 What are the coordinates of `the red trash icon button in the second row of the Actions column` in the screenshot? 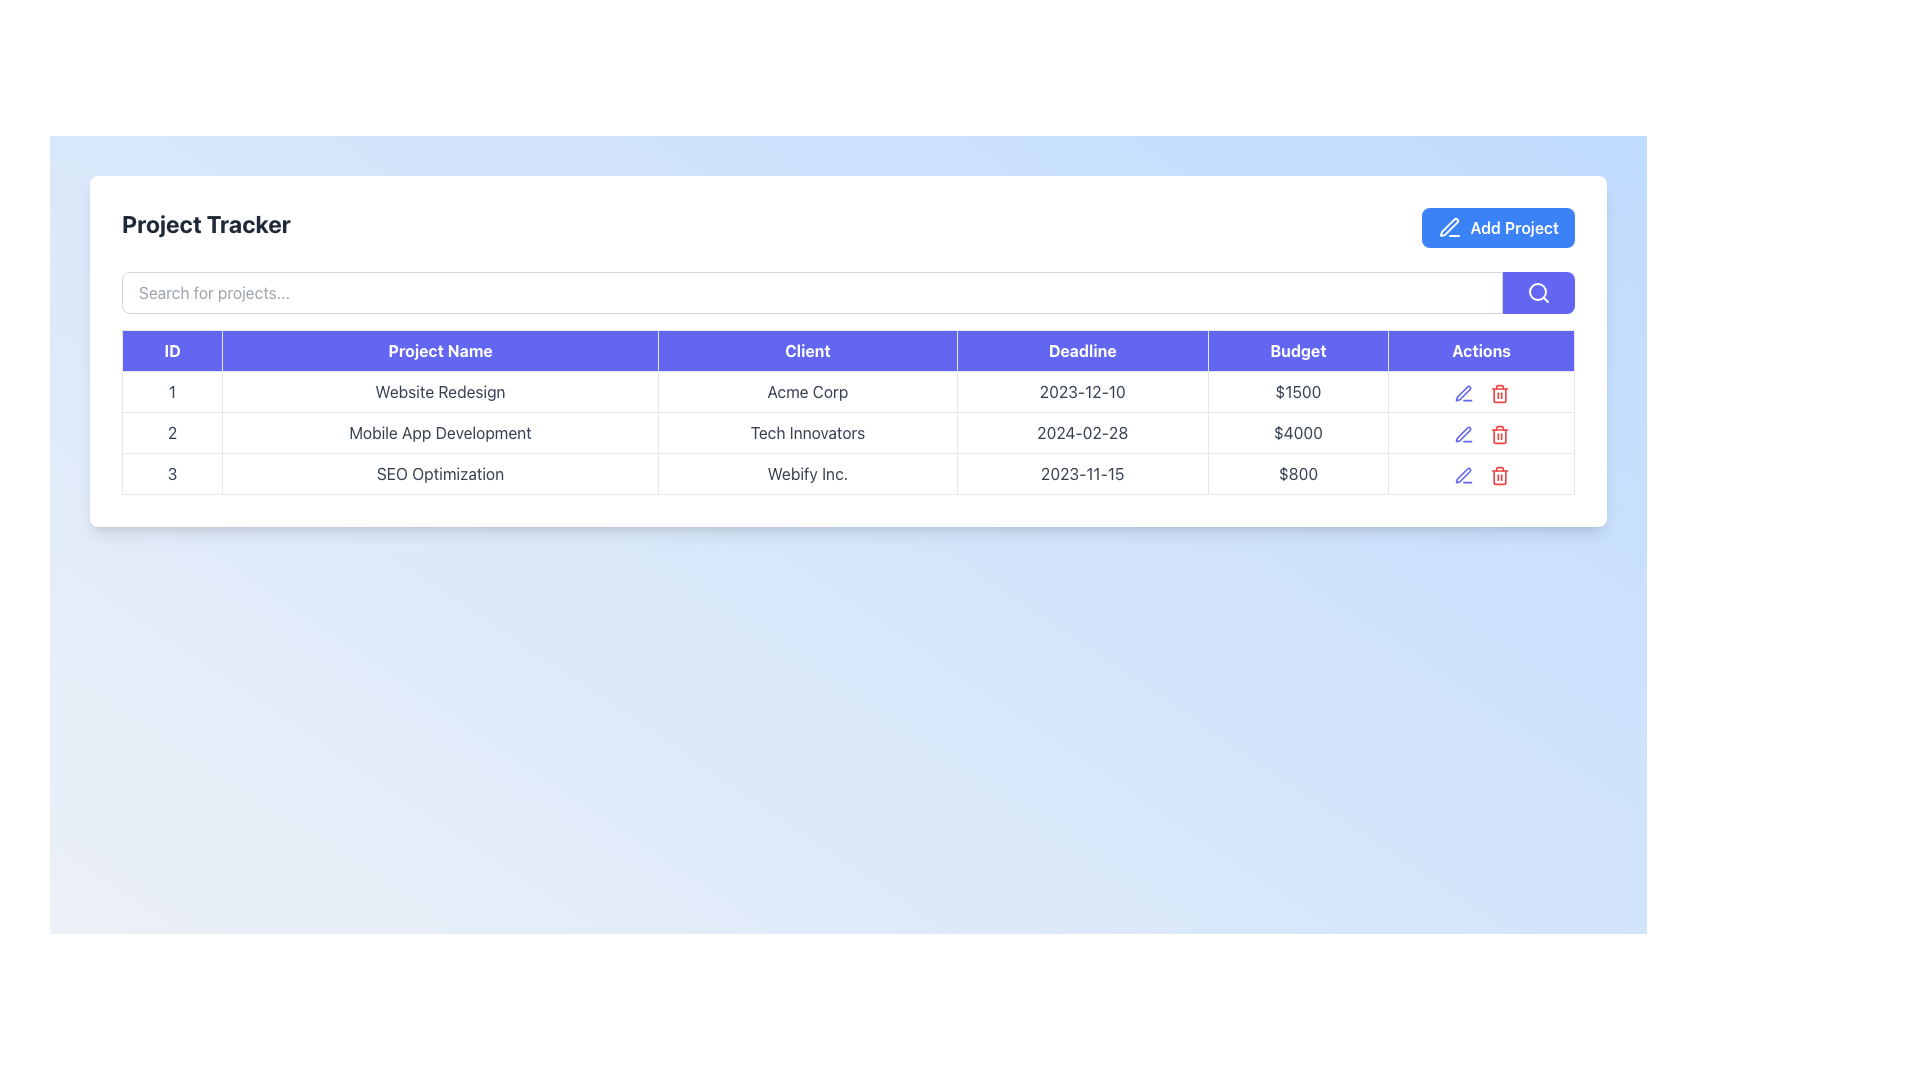 It's located at (1499, 431).